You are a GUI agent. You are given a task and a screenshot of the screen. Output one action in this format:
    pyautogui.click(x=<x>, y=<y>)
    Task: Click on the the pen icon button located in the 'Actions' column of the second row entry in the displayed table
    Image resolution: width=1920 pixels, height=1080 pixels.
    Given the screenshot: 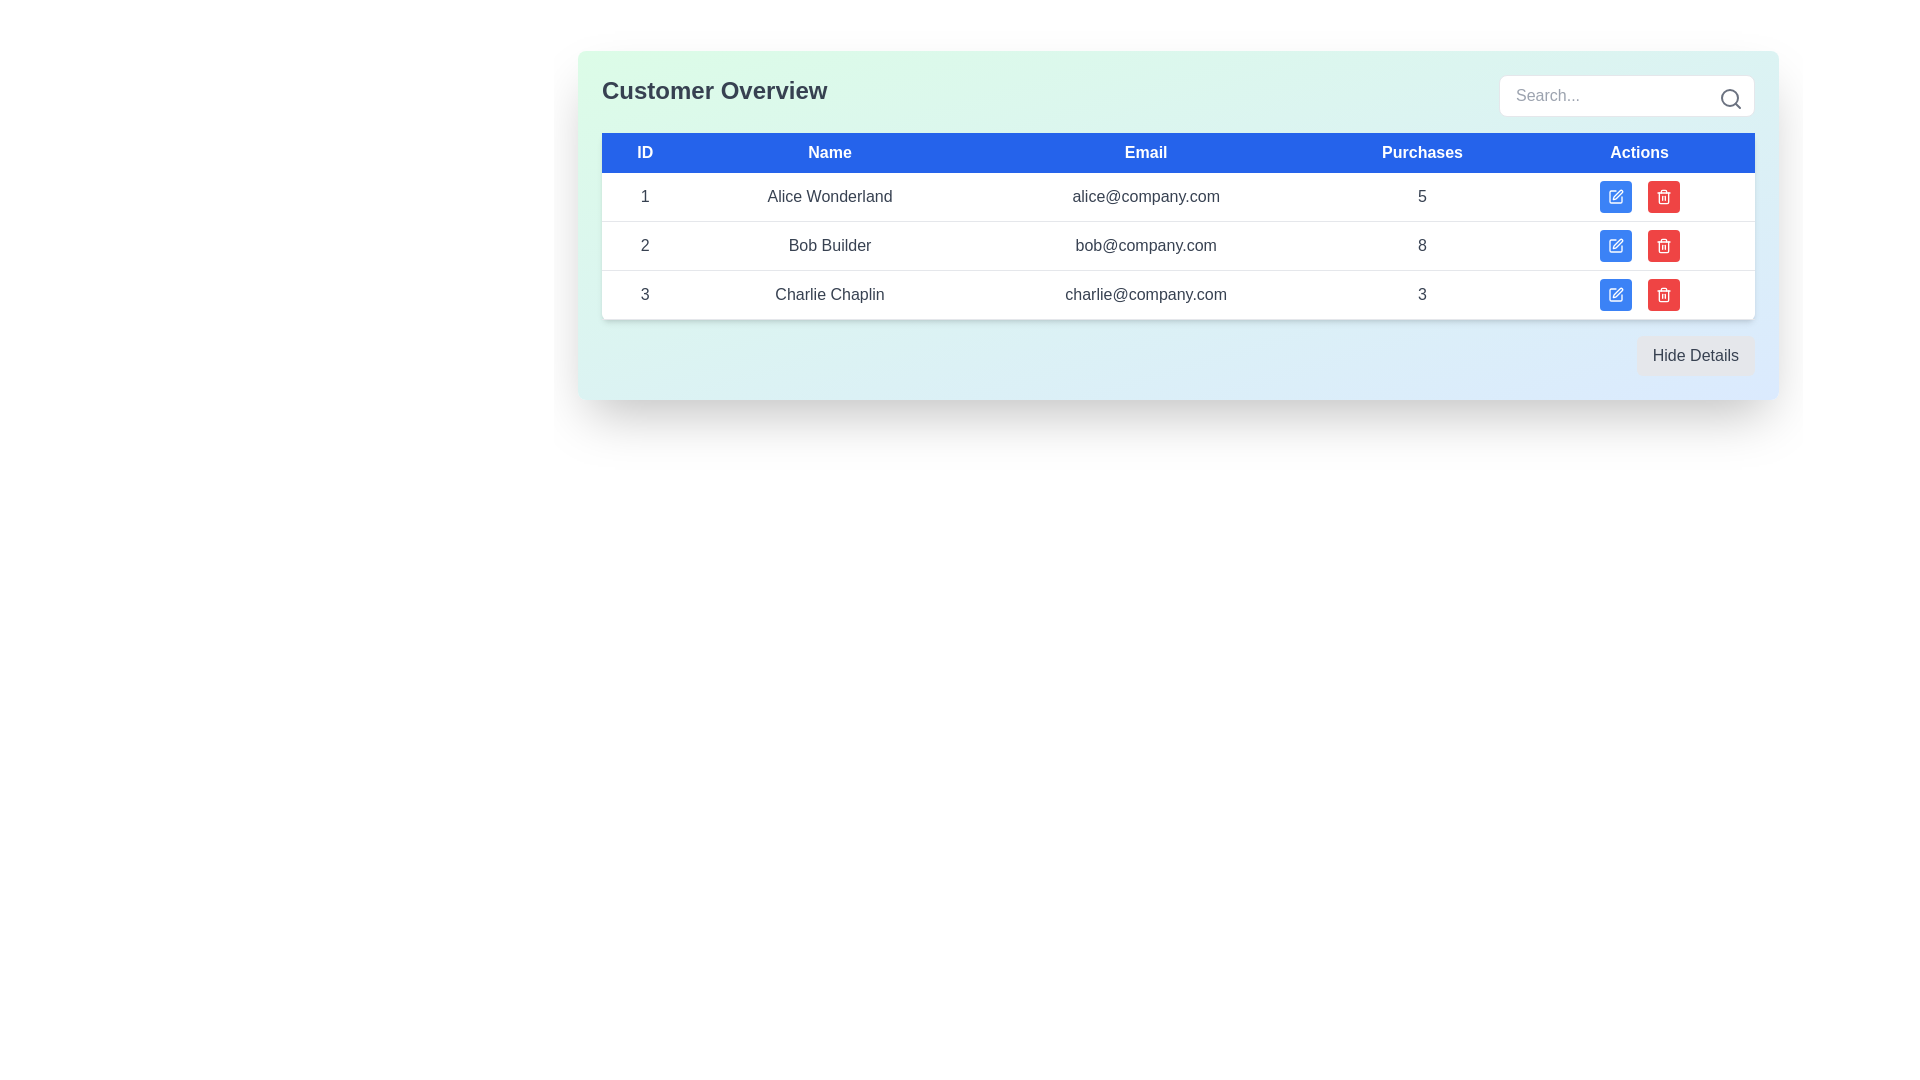 What is the action you would take?
    pyautogui.click(x=1617, y=195)
    